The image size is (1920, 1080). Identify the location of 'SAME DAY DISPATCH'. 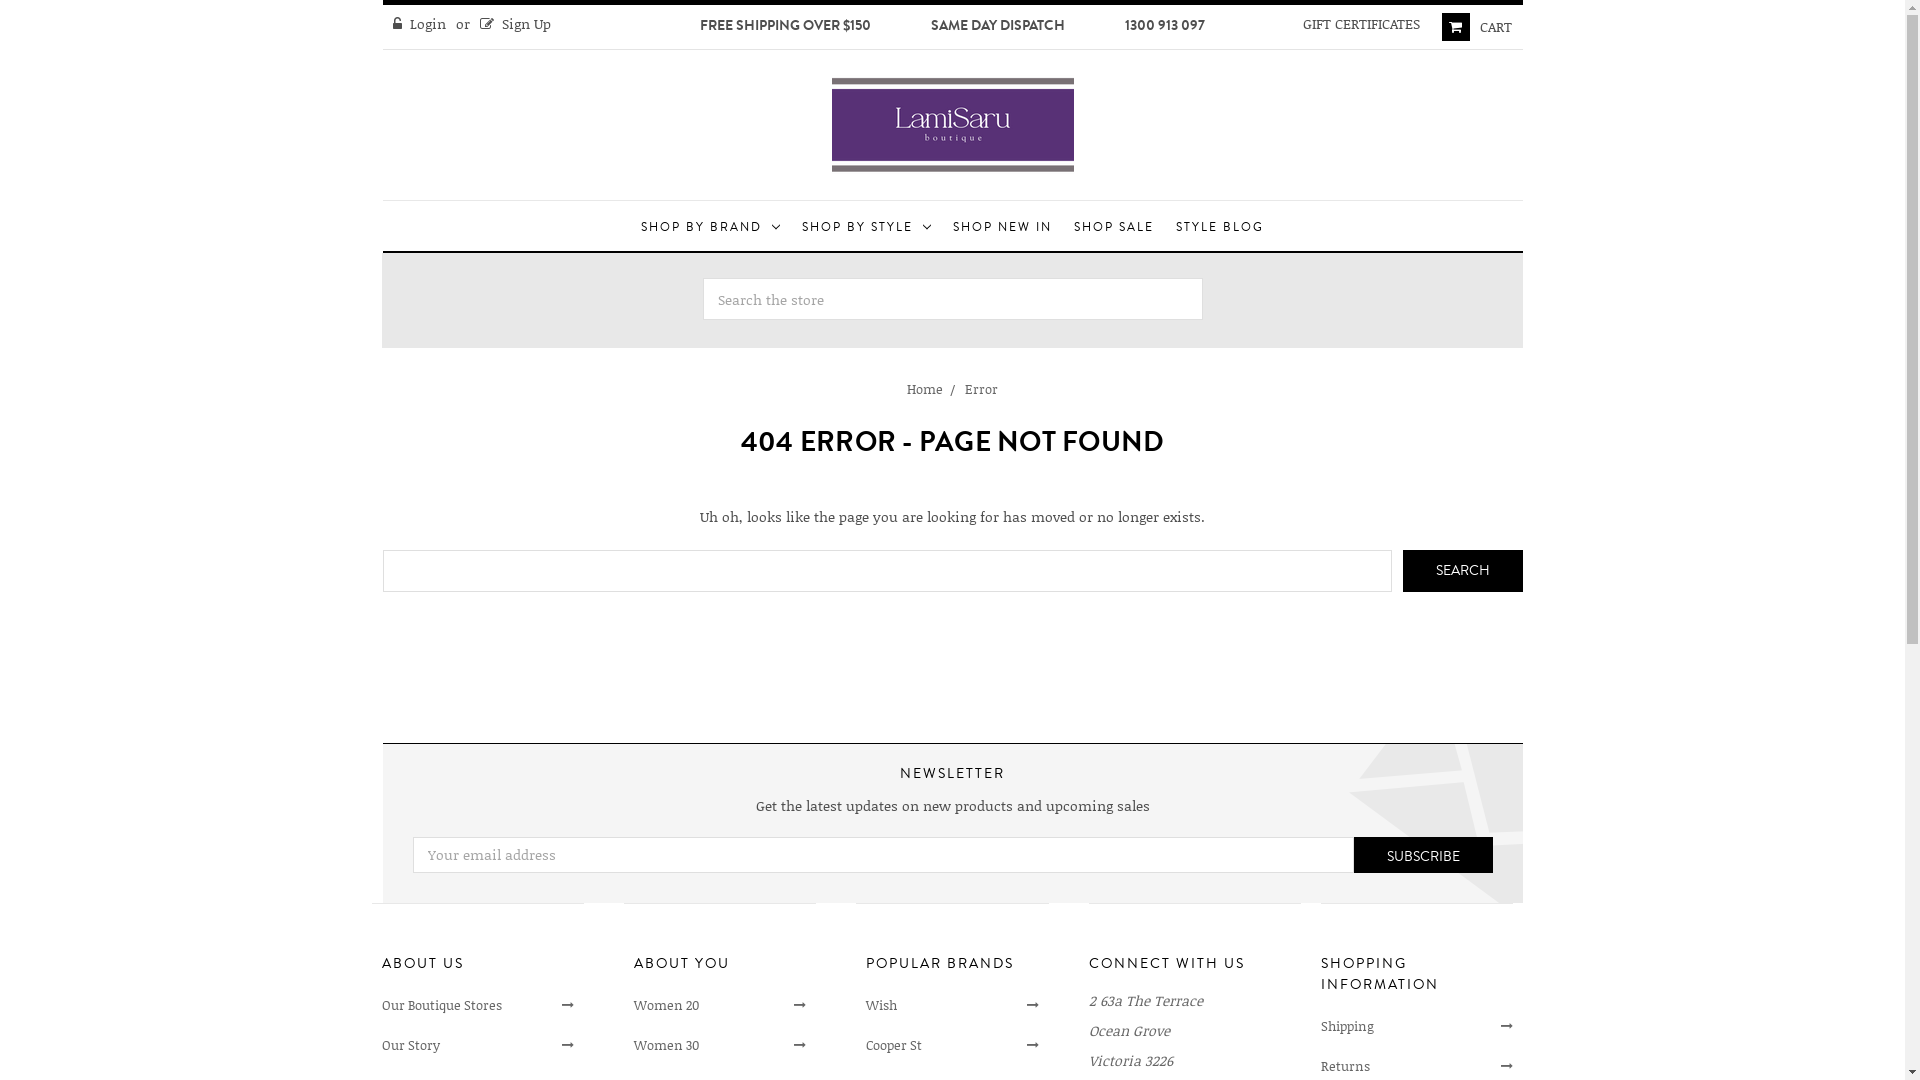
(998, 25).